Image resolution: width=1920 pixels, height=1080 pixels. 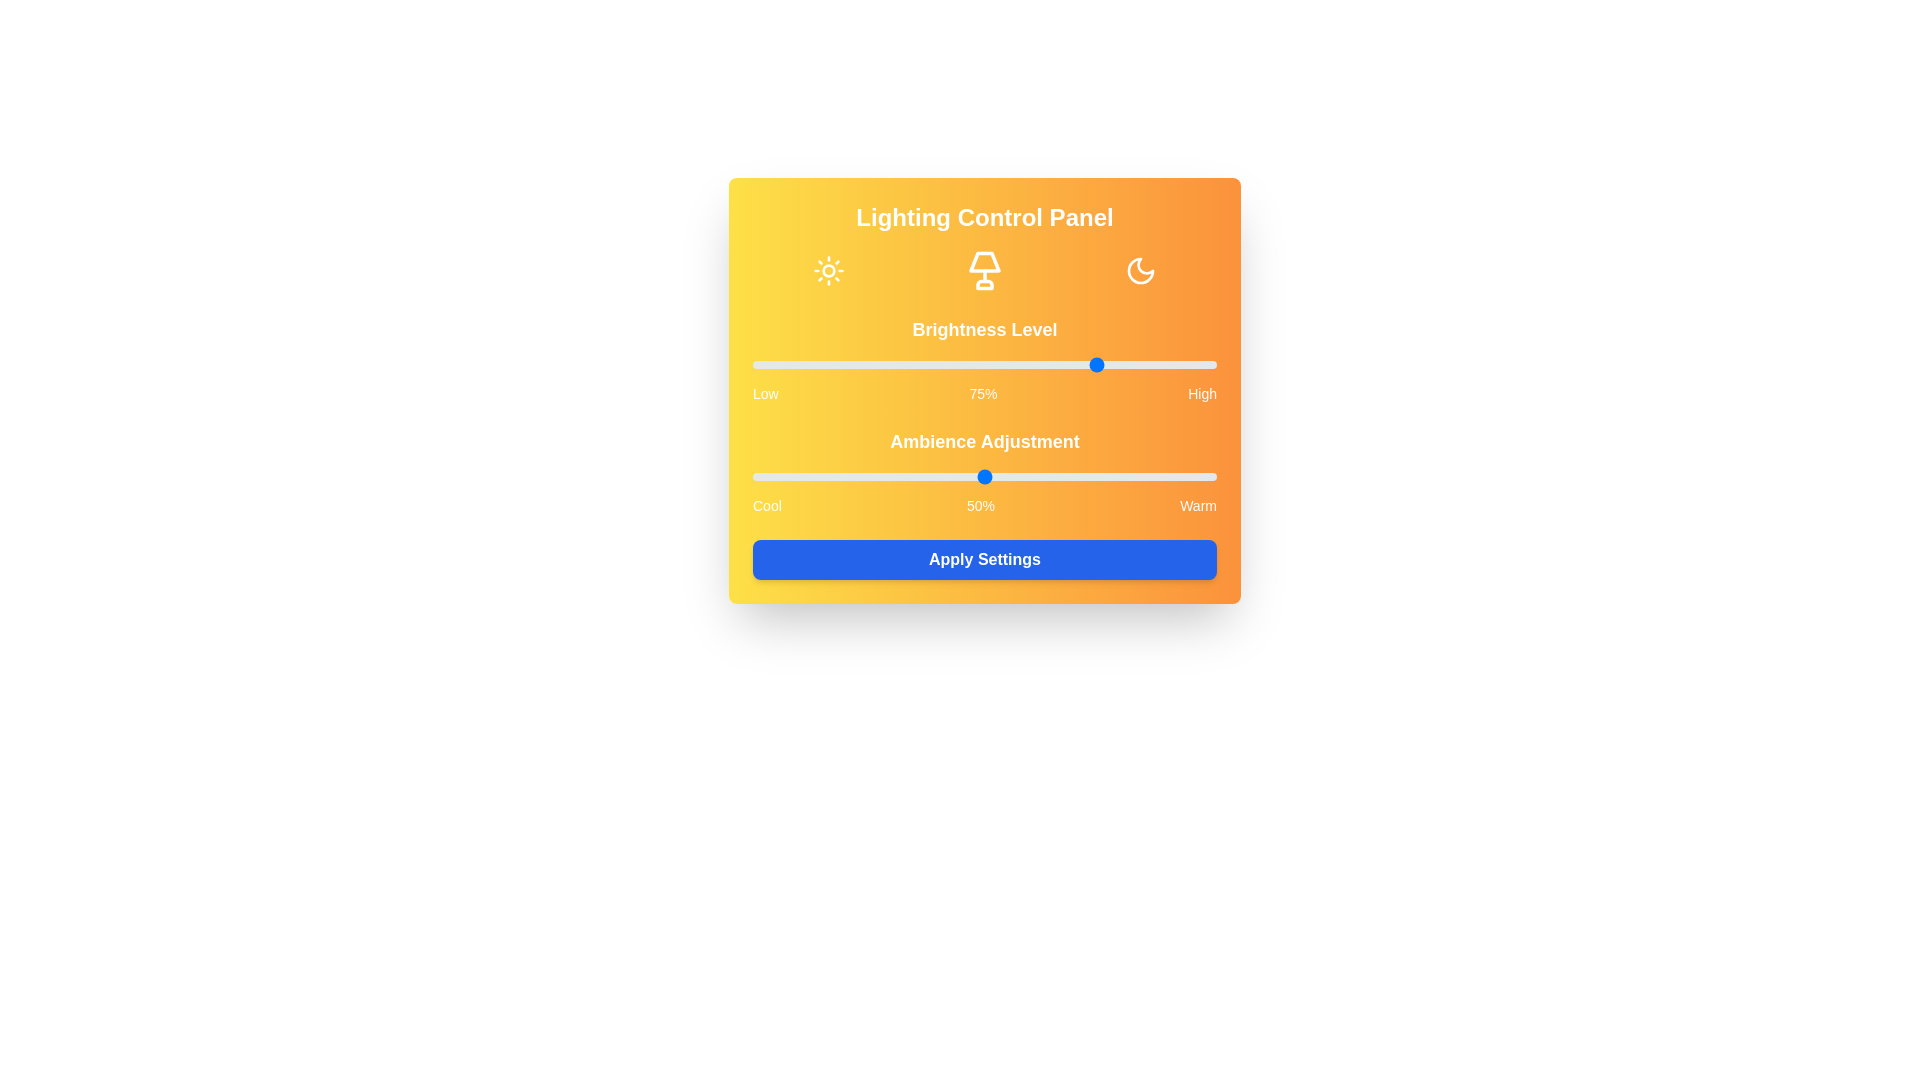 What do you see at coordinates (984, 559) in the screenshot?
I see `'Apply Settings' button` at bounding box center [984, 559].